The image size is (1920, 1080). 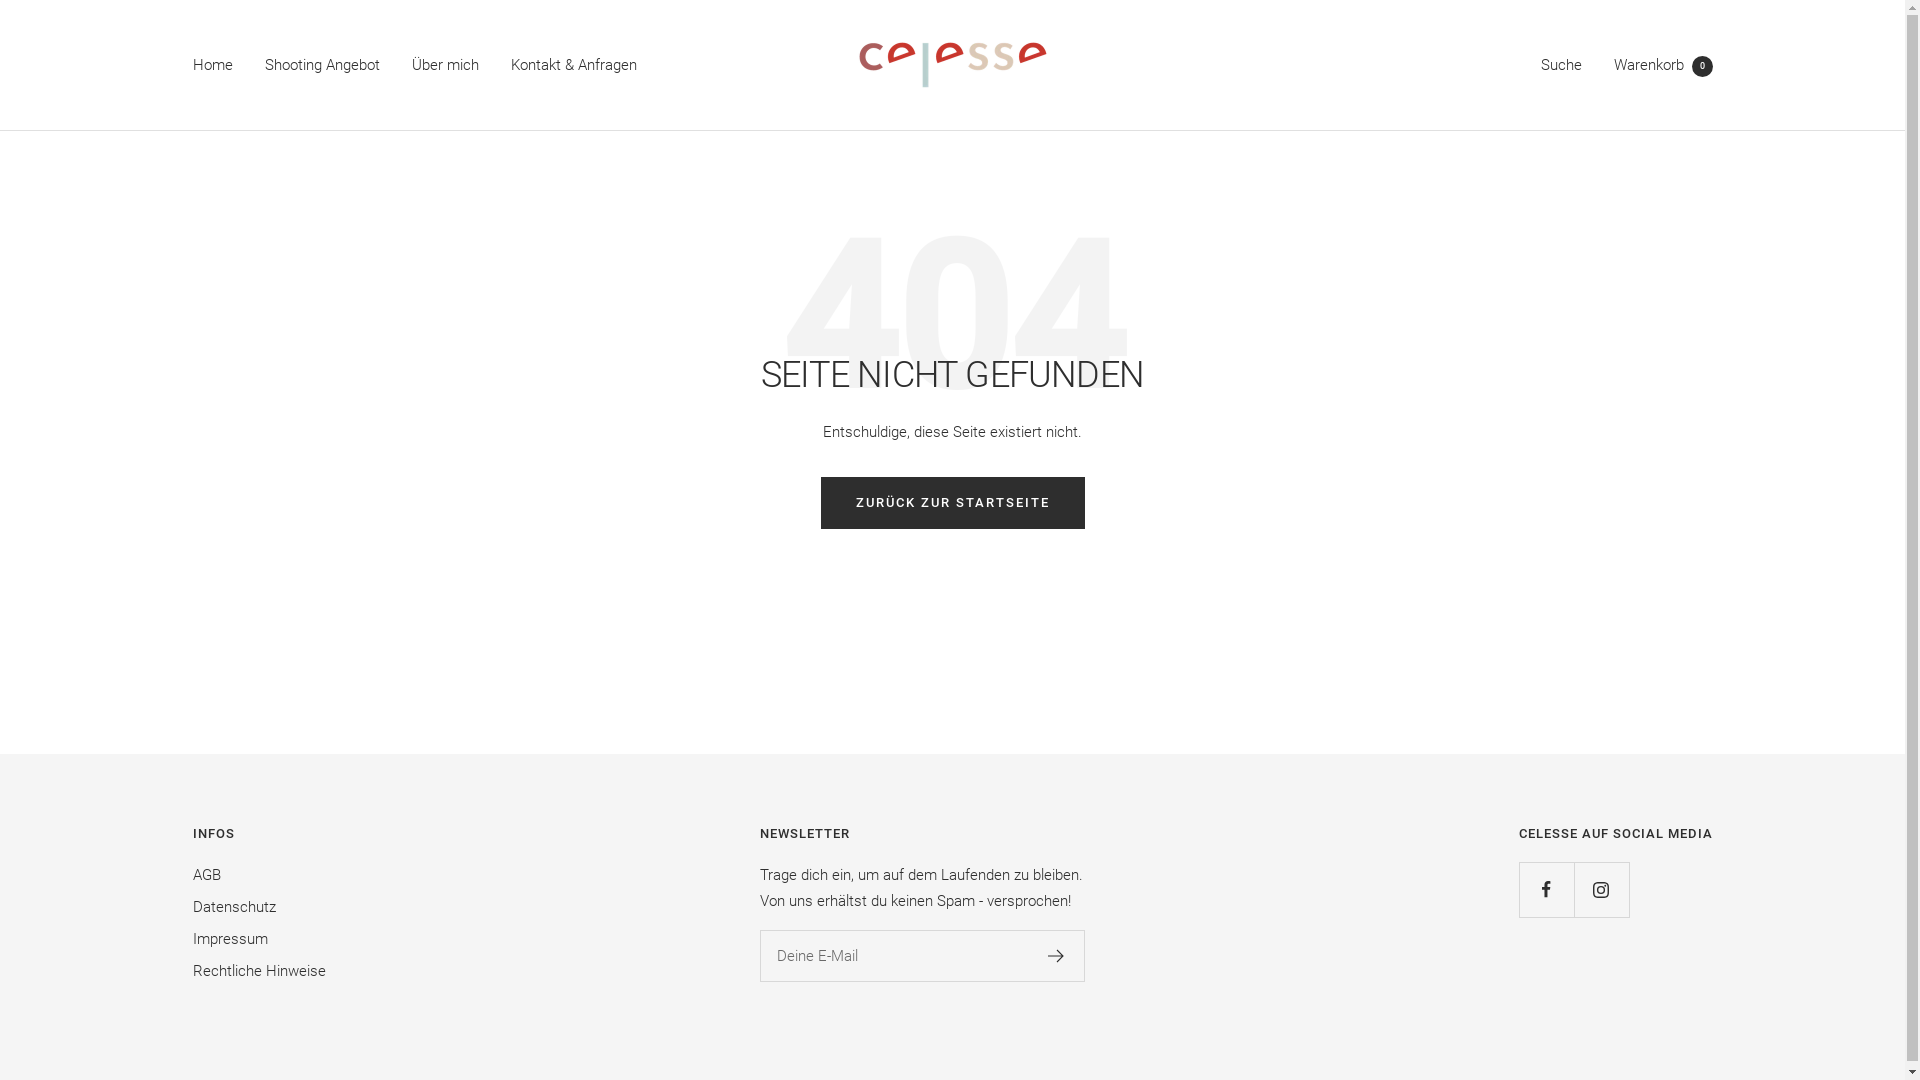 What do you see at coordinates (1055, 955) in the screenshot?
I see `'Registrieren'` at bounding box center [1055, 955].